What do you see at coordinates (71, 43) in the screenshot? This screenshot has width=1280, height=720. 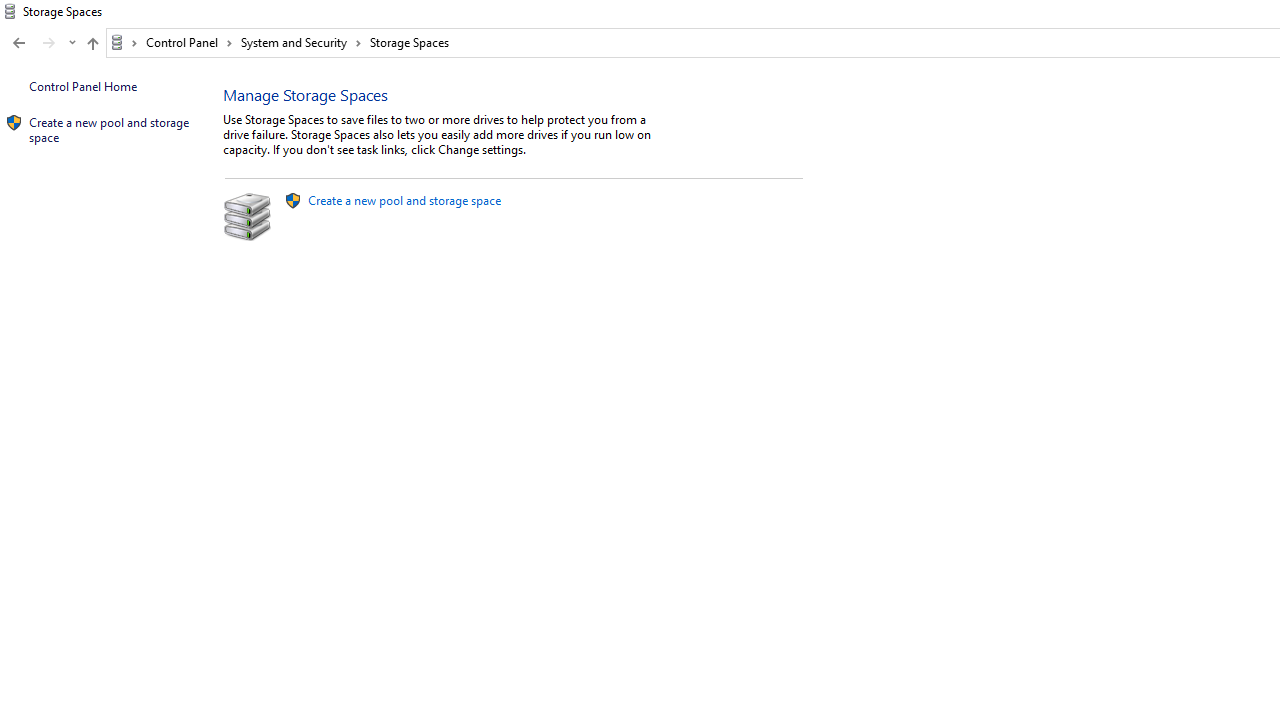 I see `'Recent locations'` at bounding box center [71, 43].